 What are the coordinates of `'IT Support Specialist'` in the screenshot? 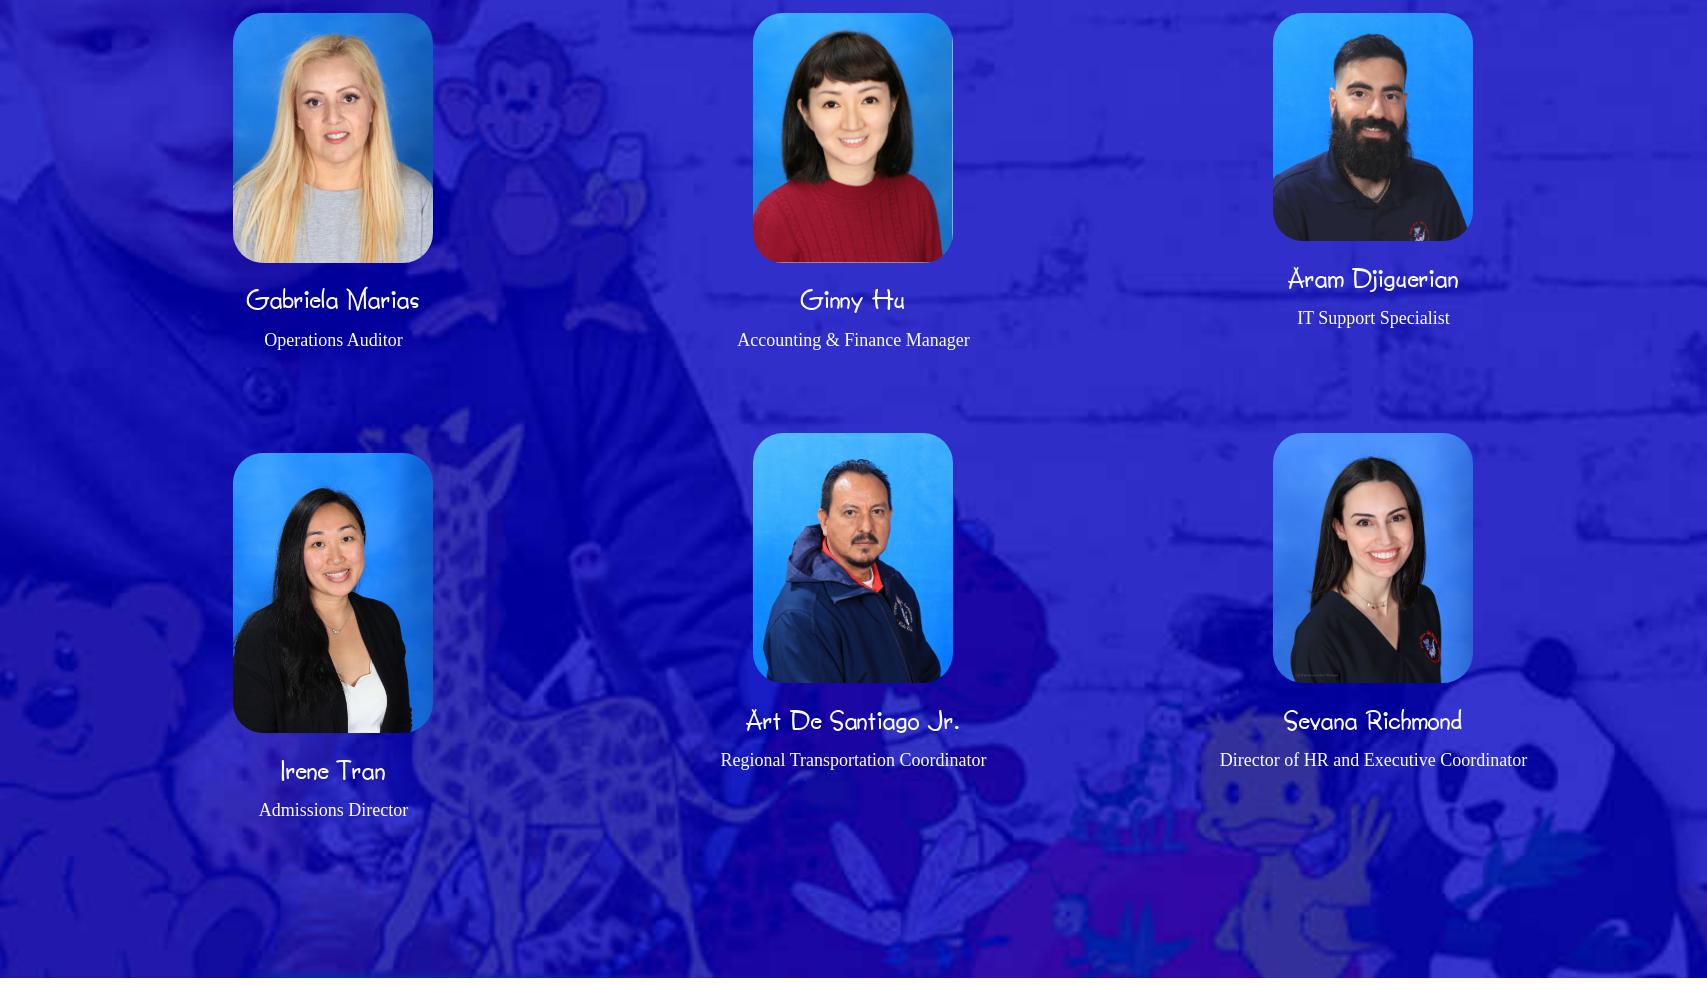 It's located at (1371, 317).